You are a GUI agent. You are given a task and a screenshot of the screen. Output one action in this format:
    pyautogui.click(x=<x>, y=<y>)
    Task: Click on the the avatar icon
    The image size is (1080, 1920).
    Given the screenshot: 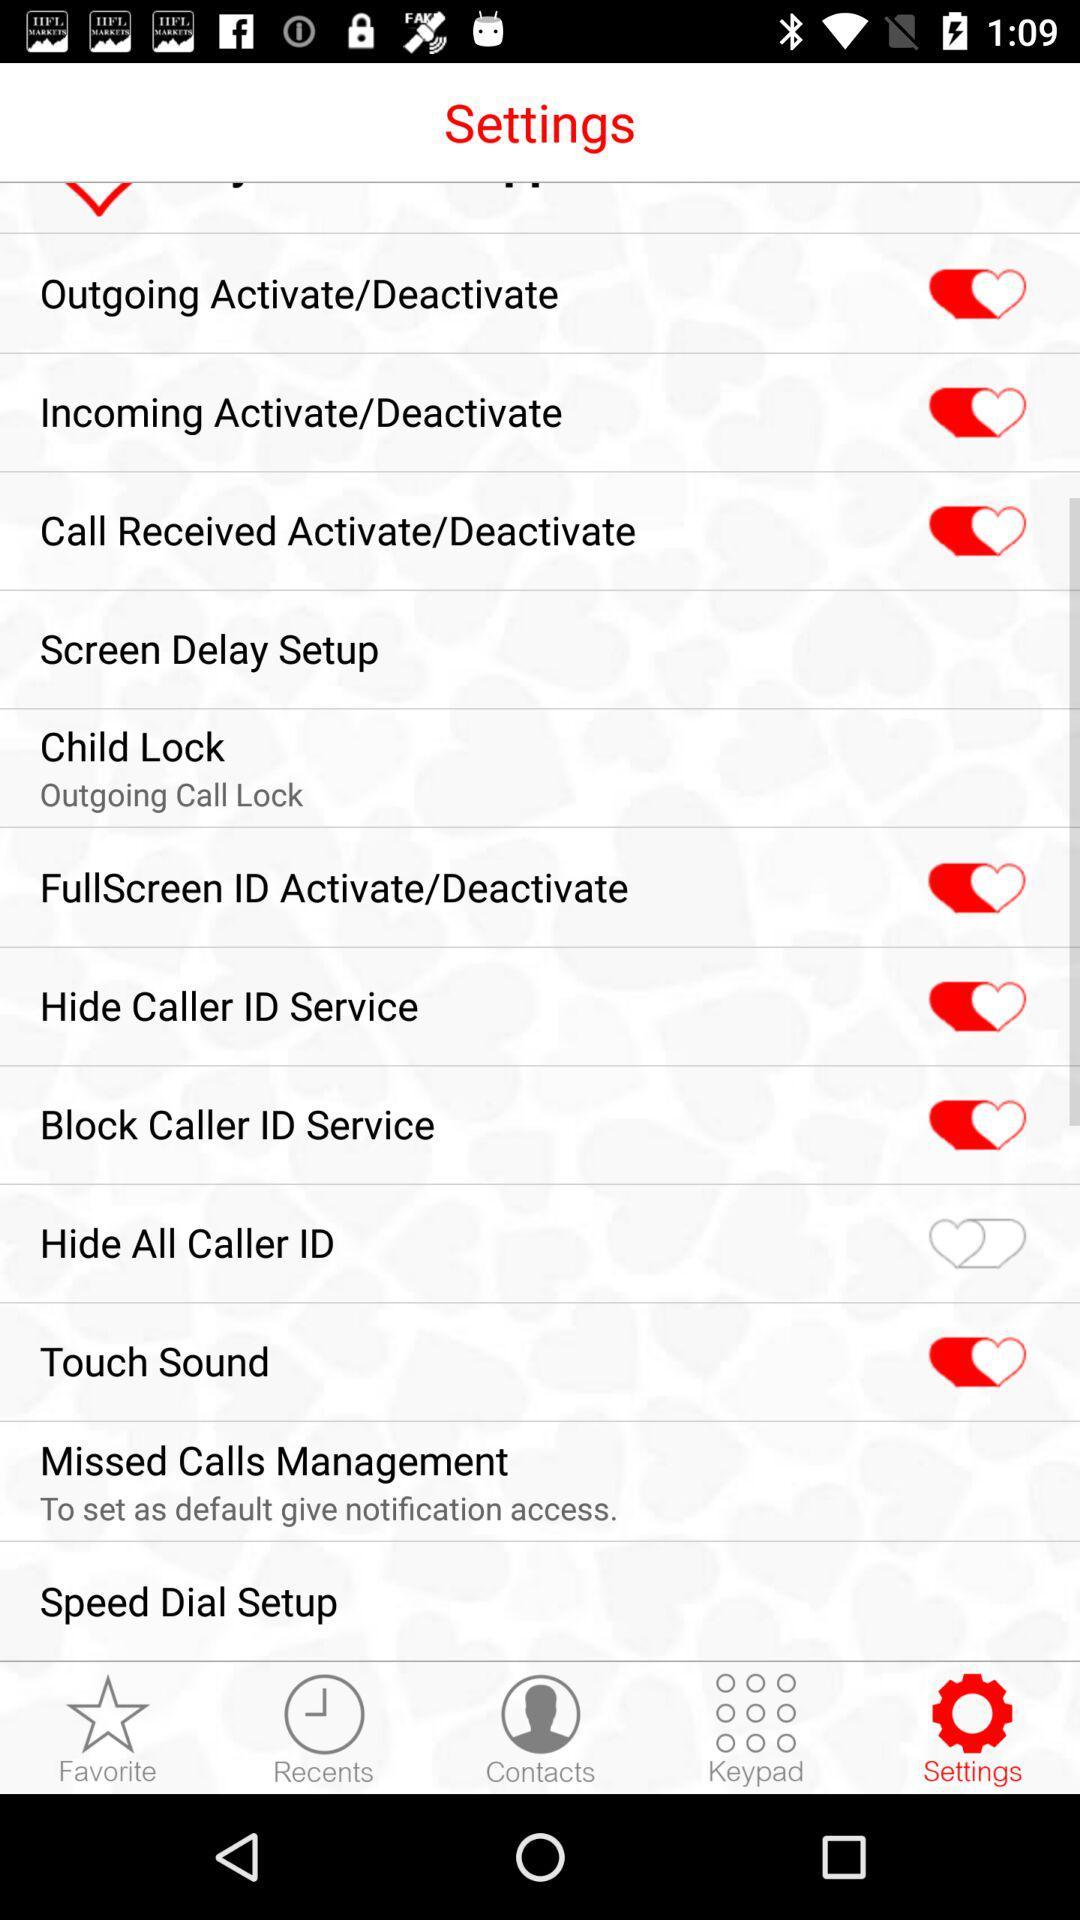 What is the action you would take?
    pyautogui.click(x=540, y=1728)
    